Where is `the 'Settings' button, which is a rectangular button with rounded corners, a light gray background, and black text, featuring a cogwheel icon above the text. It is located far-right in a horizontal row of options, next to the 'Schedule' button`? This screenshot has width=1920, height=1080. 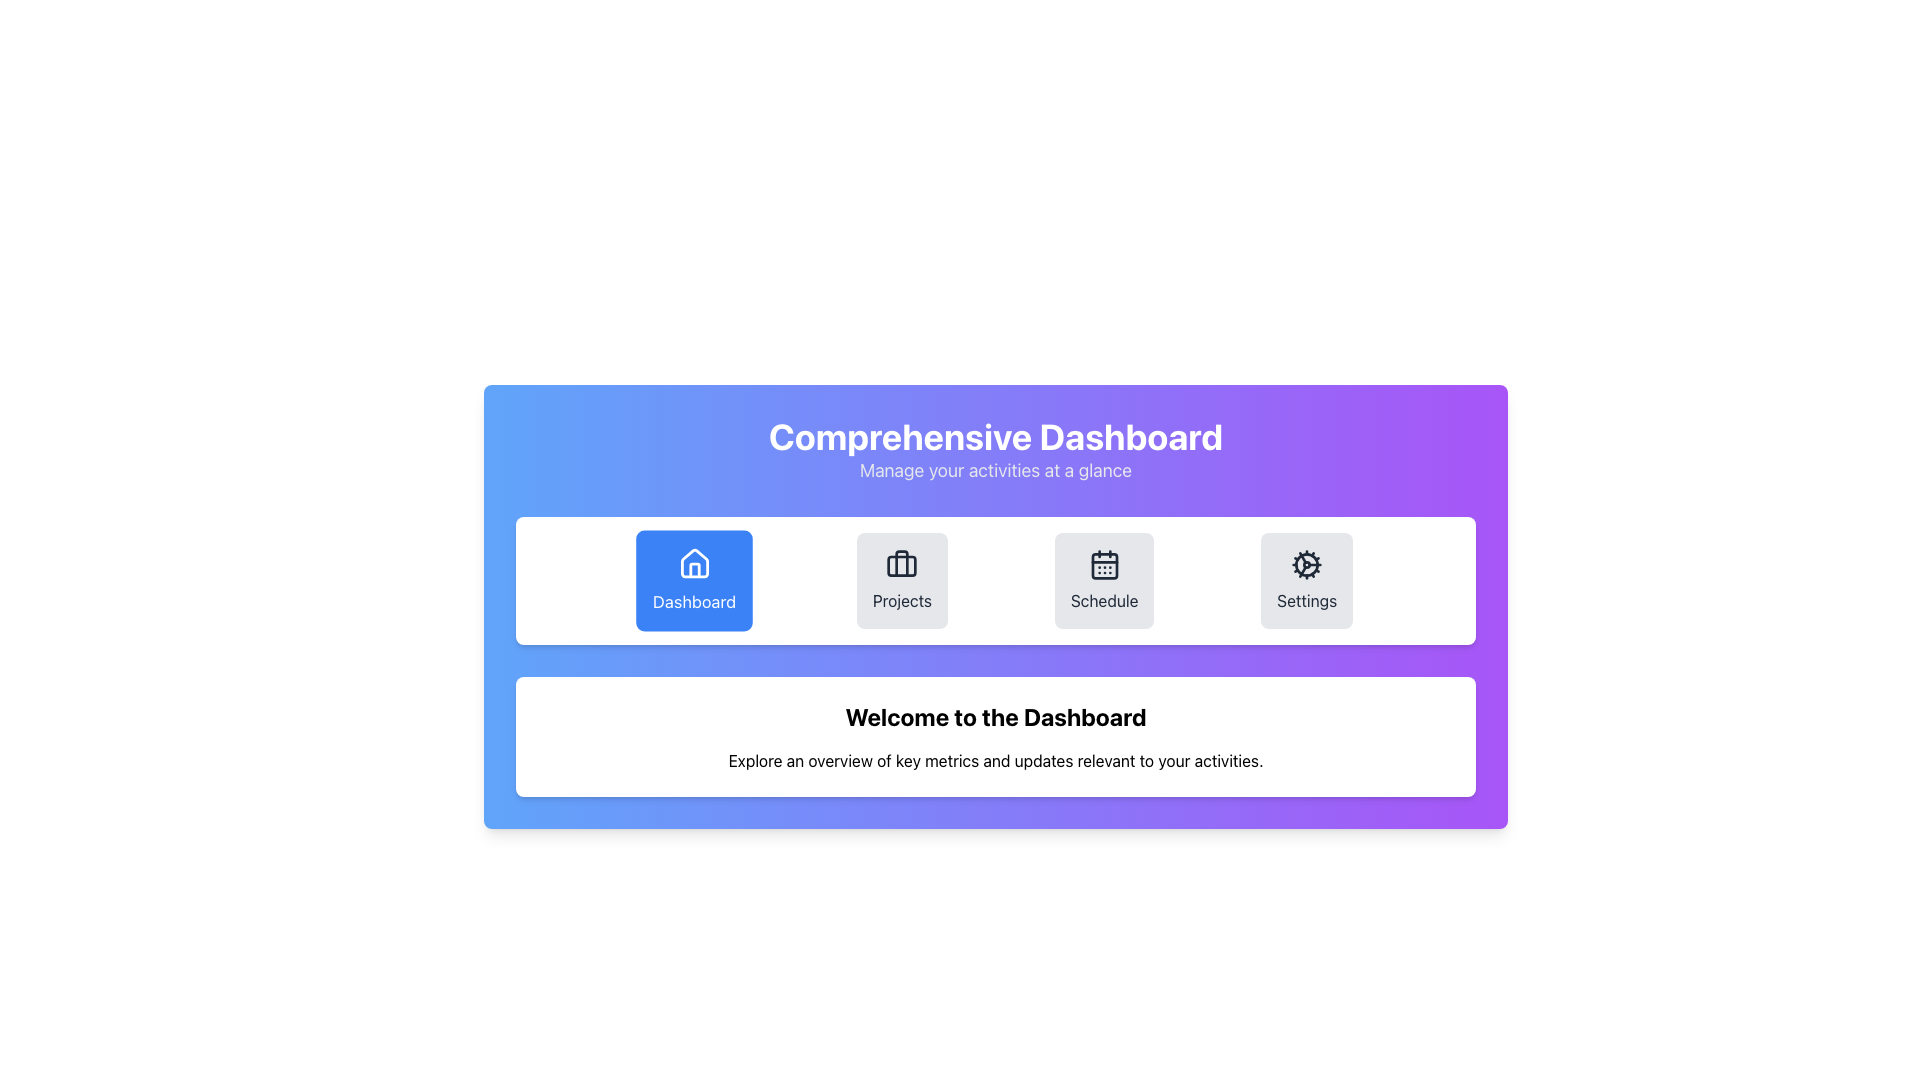 the 'Settings' button, which is a rectangular button with rounded corners, a light gray background, and black text, featuring a cogwheel icon above the text. It is located far-right in a horizontal row of options, next to the 'Schedule' button is located at coordinates (1307, 581).